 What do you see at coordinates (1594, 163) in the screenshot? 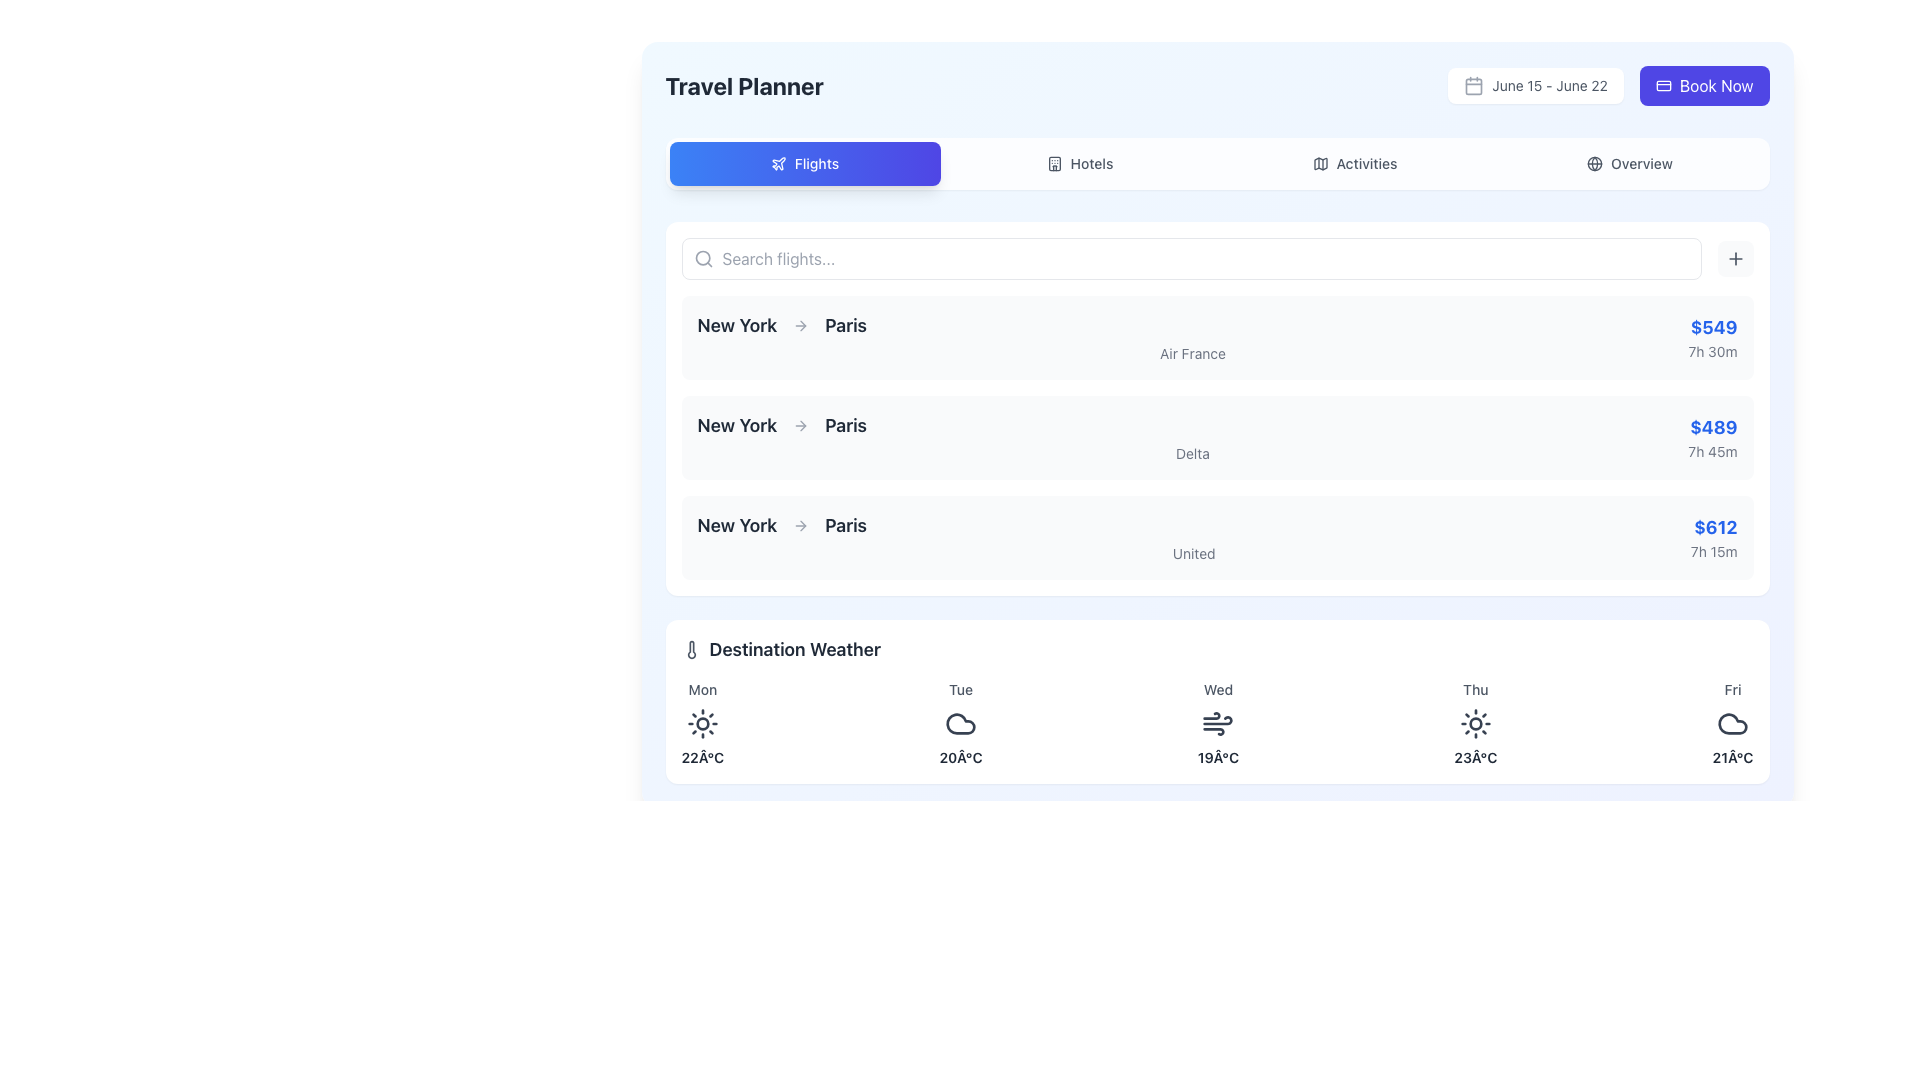
I see `the globe icon representing the 'Overview' tab located in the navigation bar at the top-right of the interface` at bounding box center [1594, 163].